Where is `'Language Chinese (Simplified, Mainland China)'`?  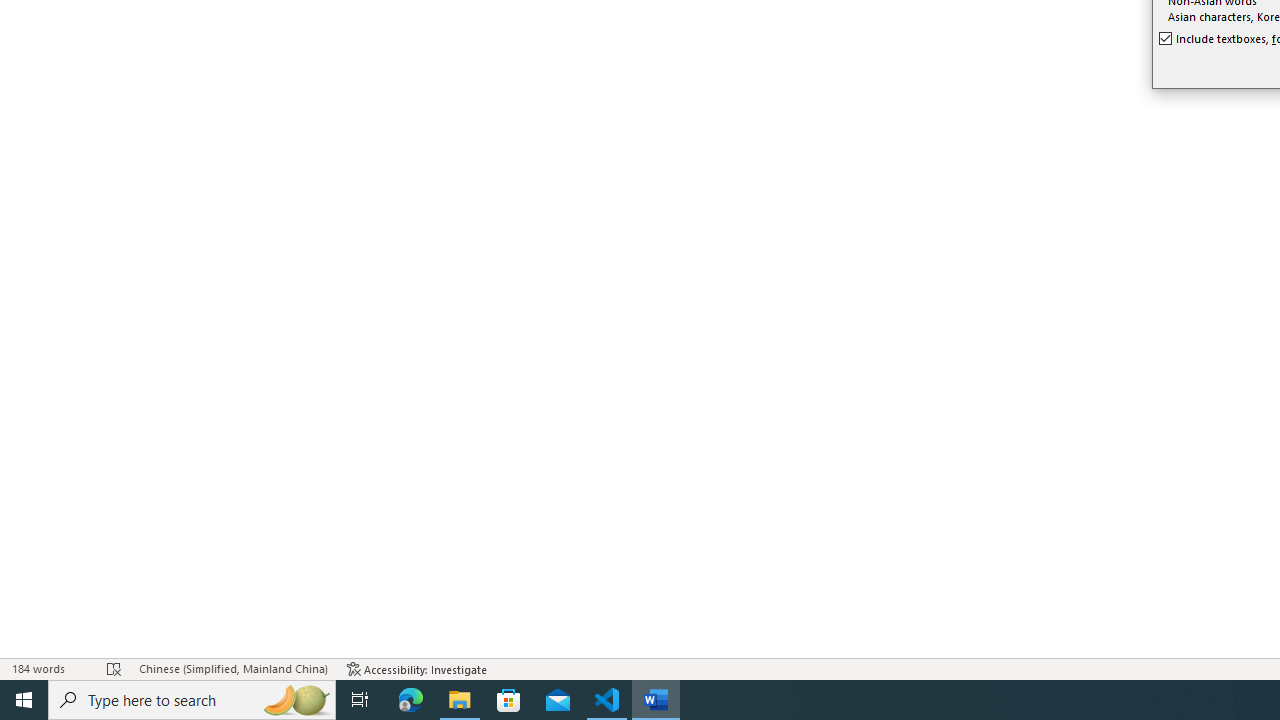
'Language Chinese (Simplified, Mainland China)' is located at coordinates (232, 669).